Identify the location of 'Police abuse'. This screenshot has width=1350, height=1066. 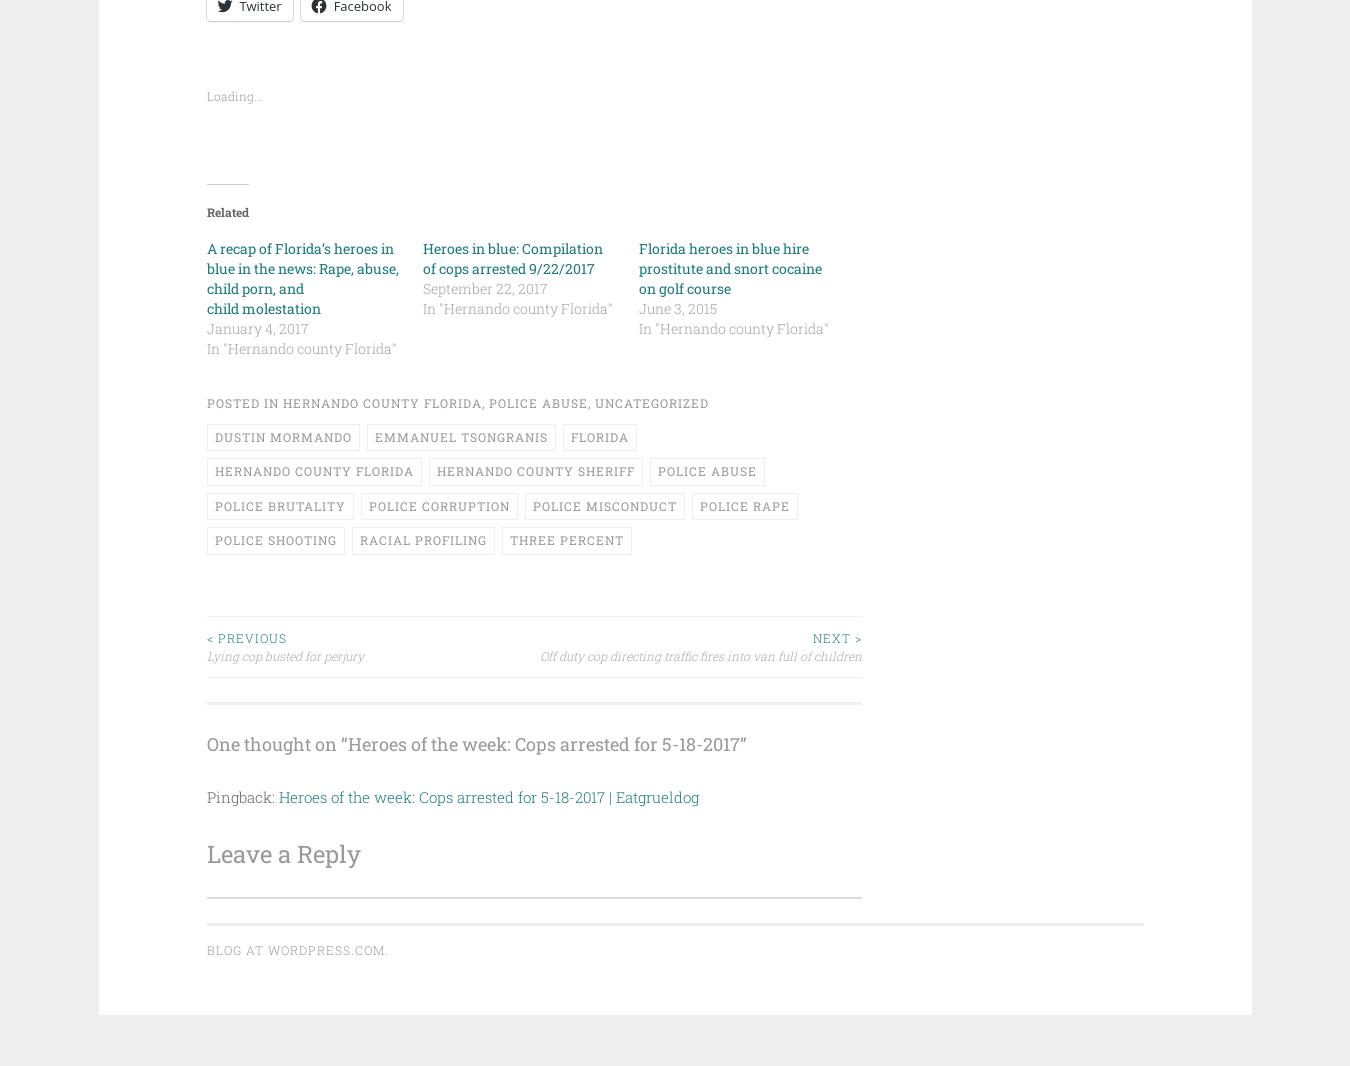
(536, 402).